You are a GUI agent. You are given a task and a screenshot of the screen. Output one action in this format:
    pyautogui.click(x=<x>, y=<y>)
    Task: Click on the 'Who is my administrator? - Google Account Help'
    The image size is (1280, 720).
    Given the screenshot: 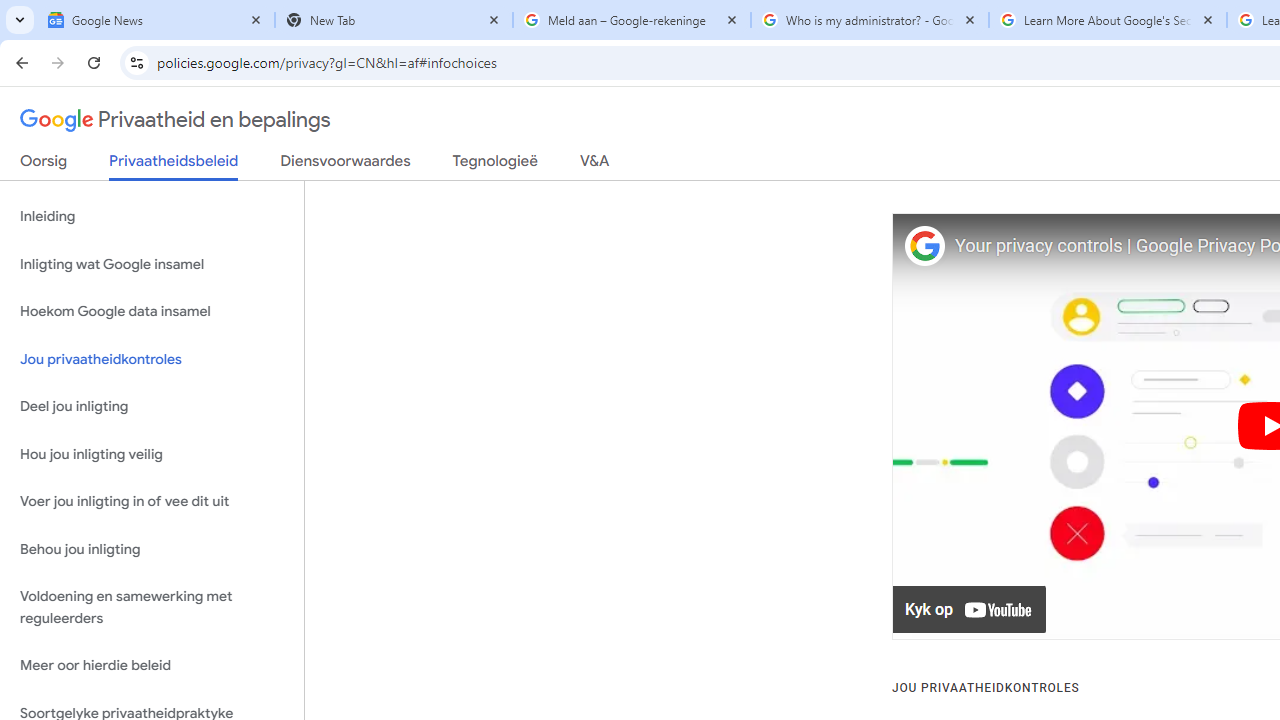 What is the action you would take?
    pyautogui.click(x=870, y=20)
    